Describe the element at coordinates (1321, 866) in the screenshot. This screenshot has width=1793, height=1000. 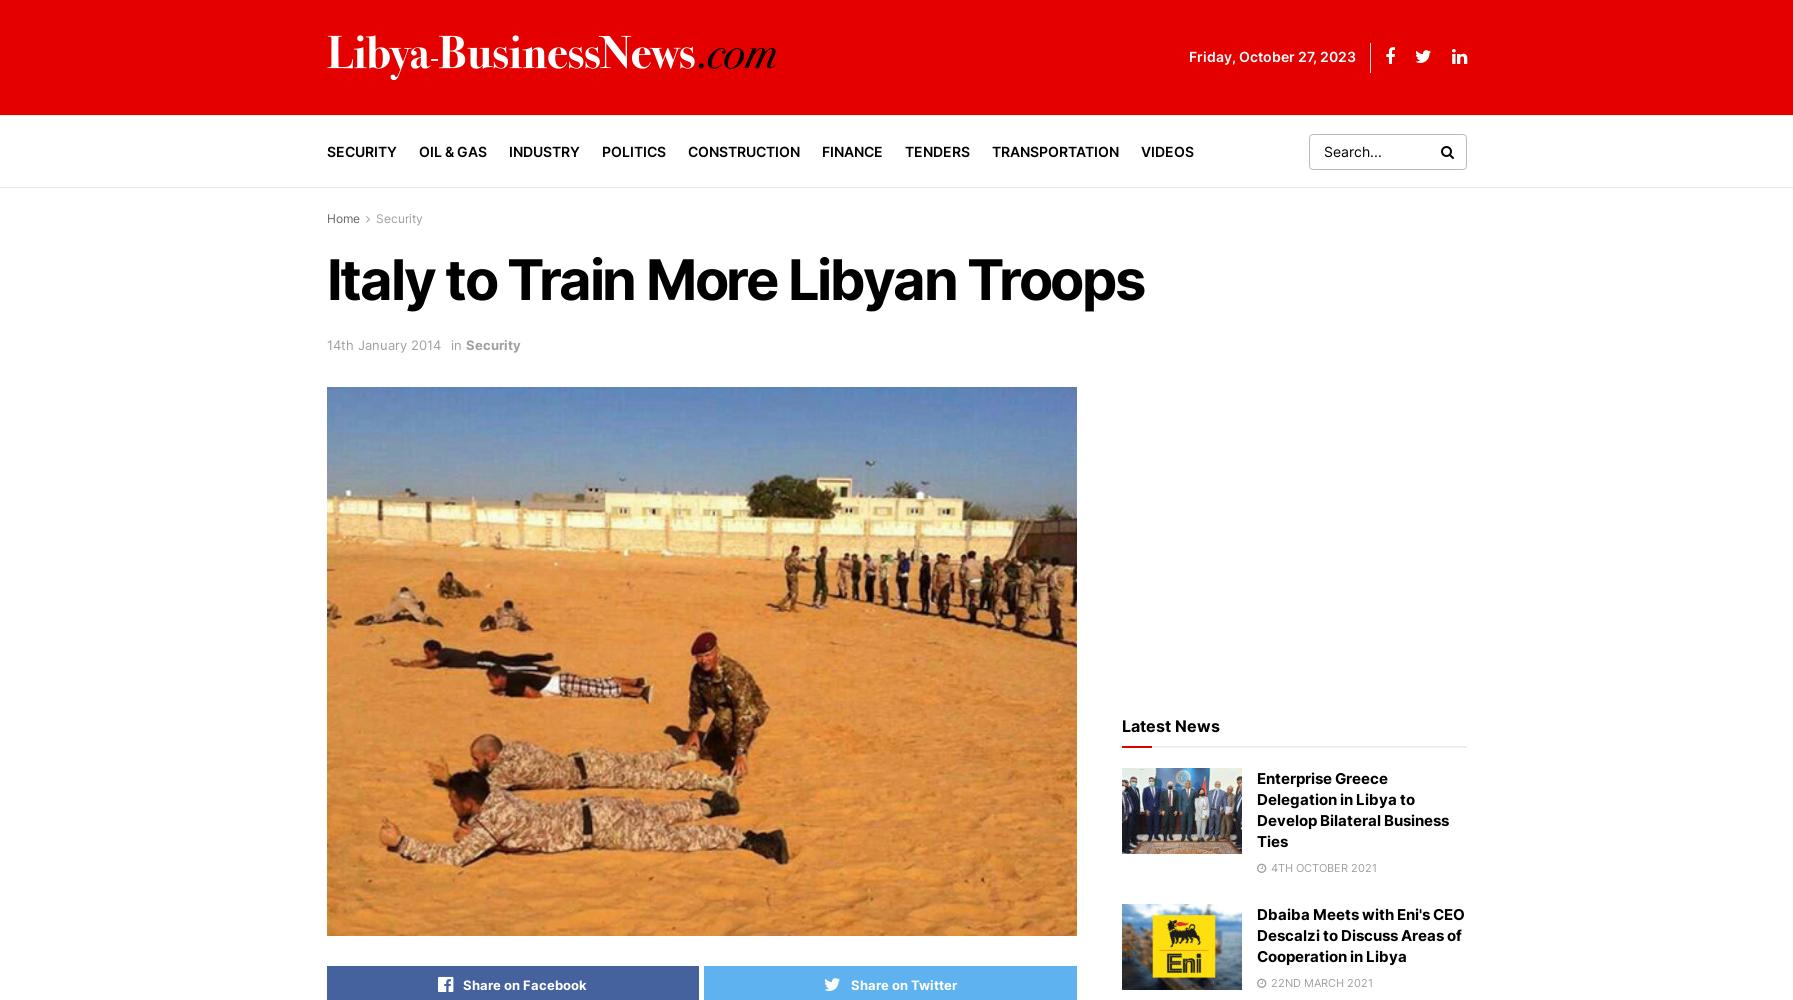
I see `'4th October 2021'` at that location.